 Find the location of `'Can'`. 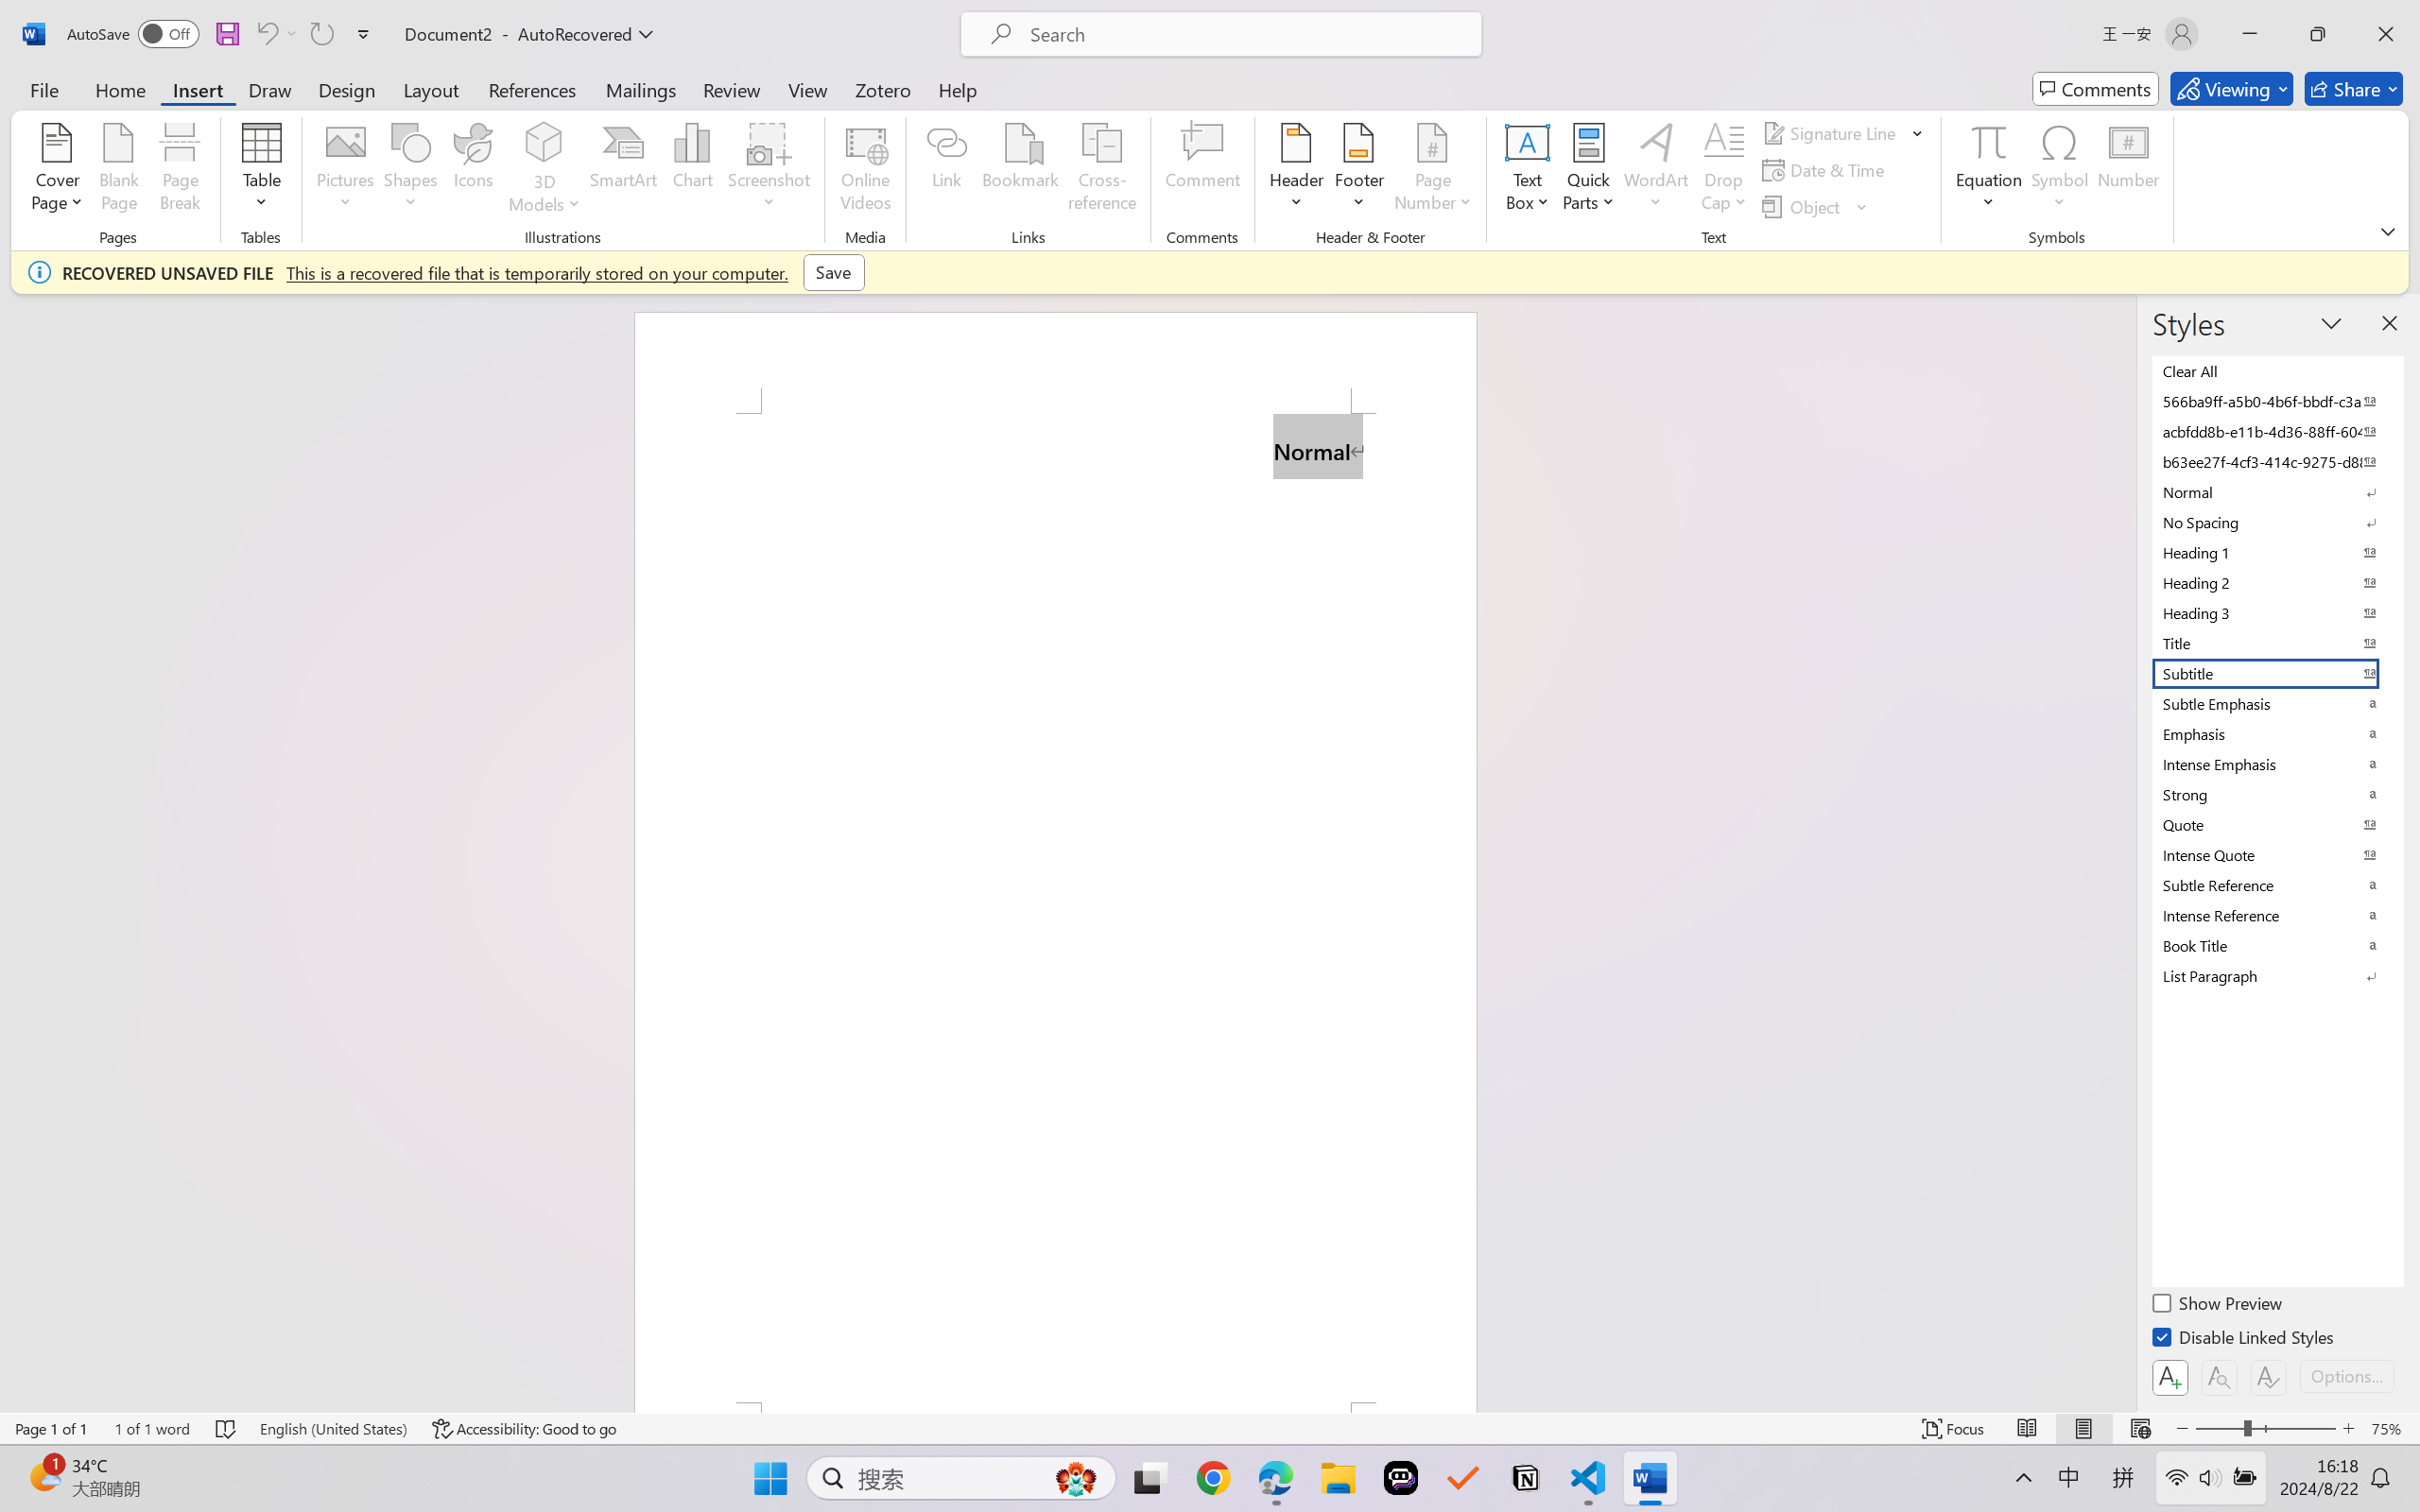

'Can' is located at coordinates (265, 33).